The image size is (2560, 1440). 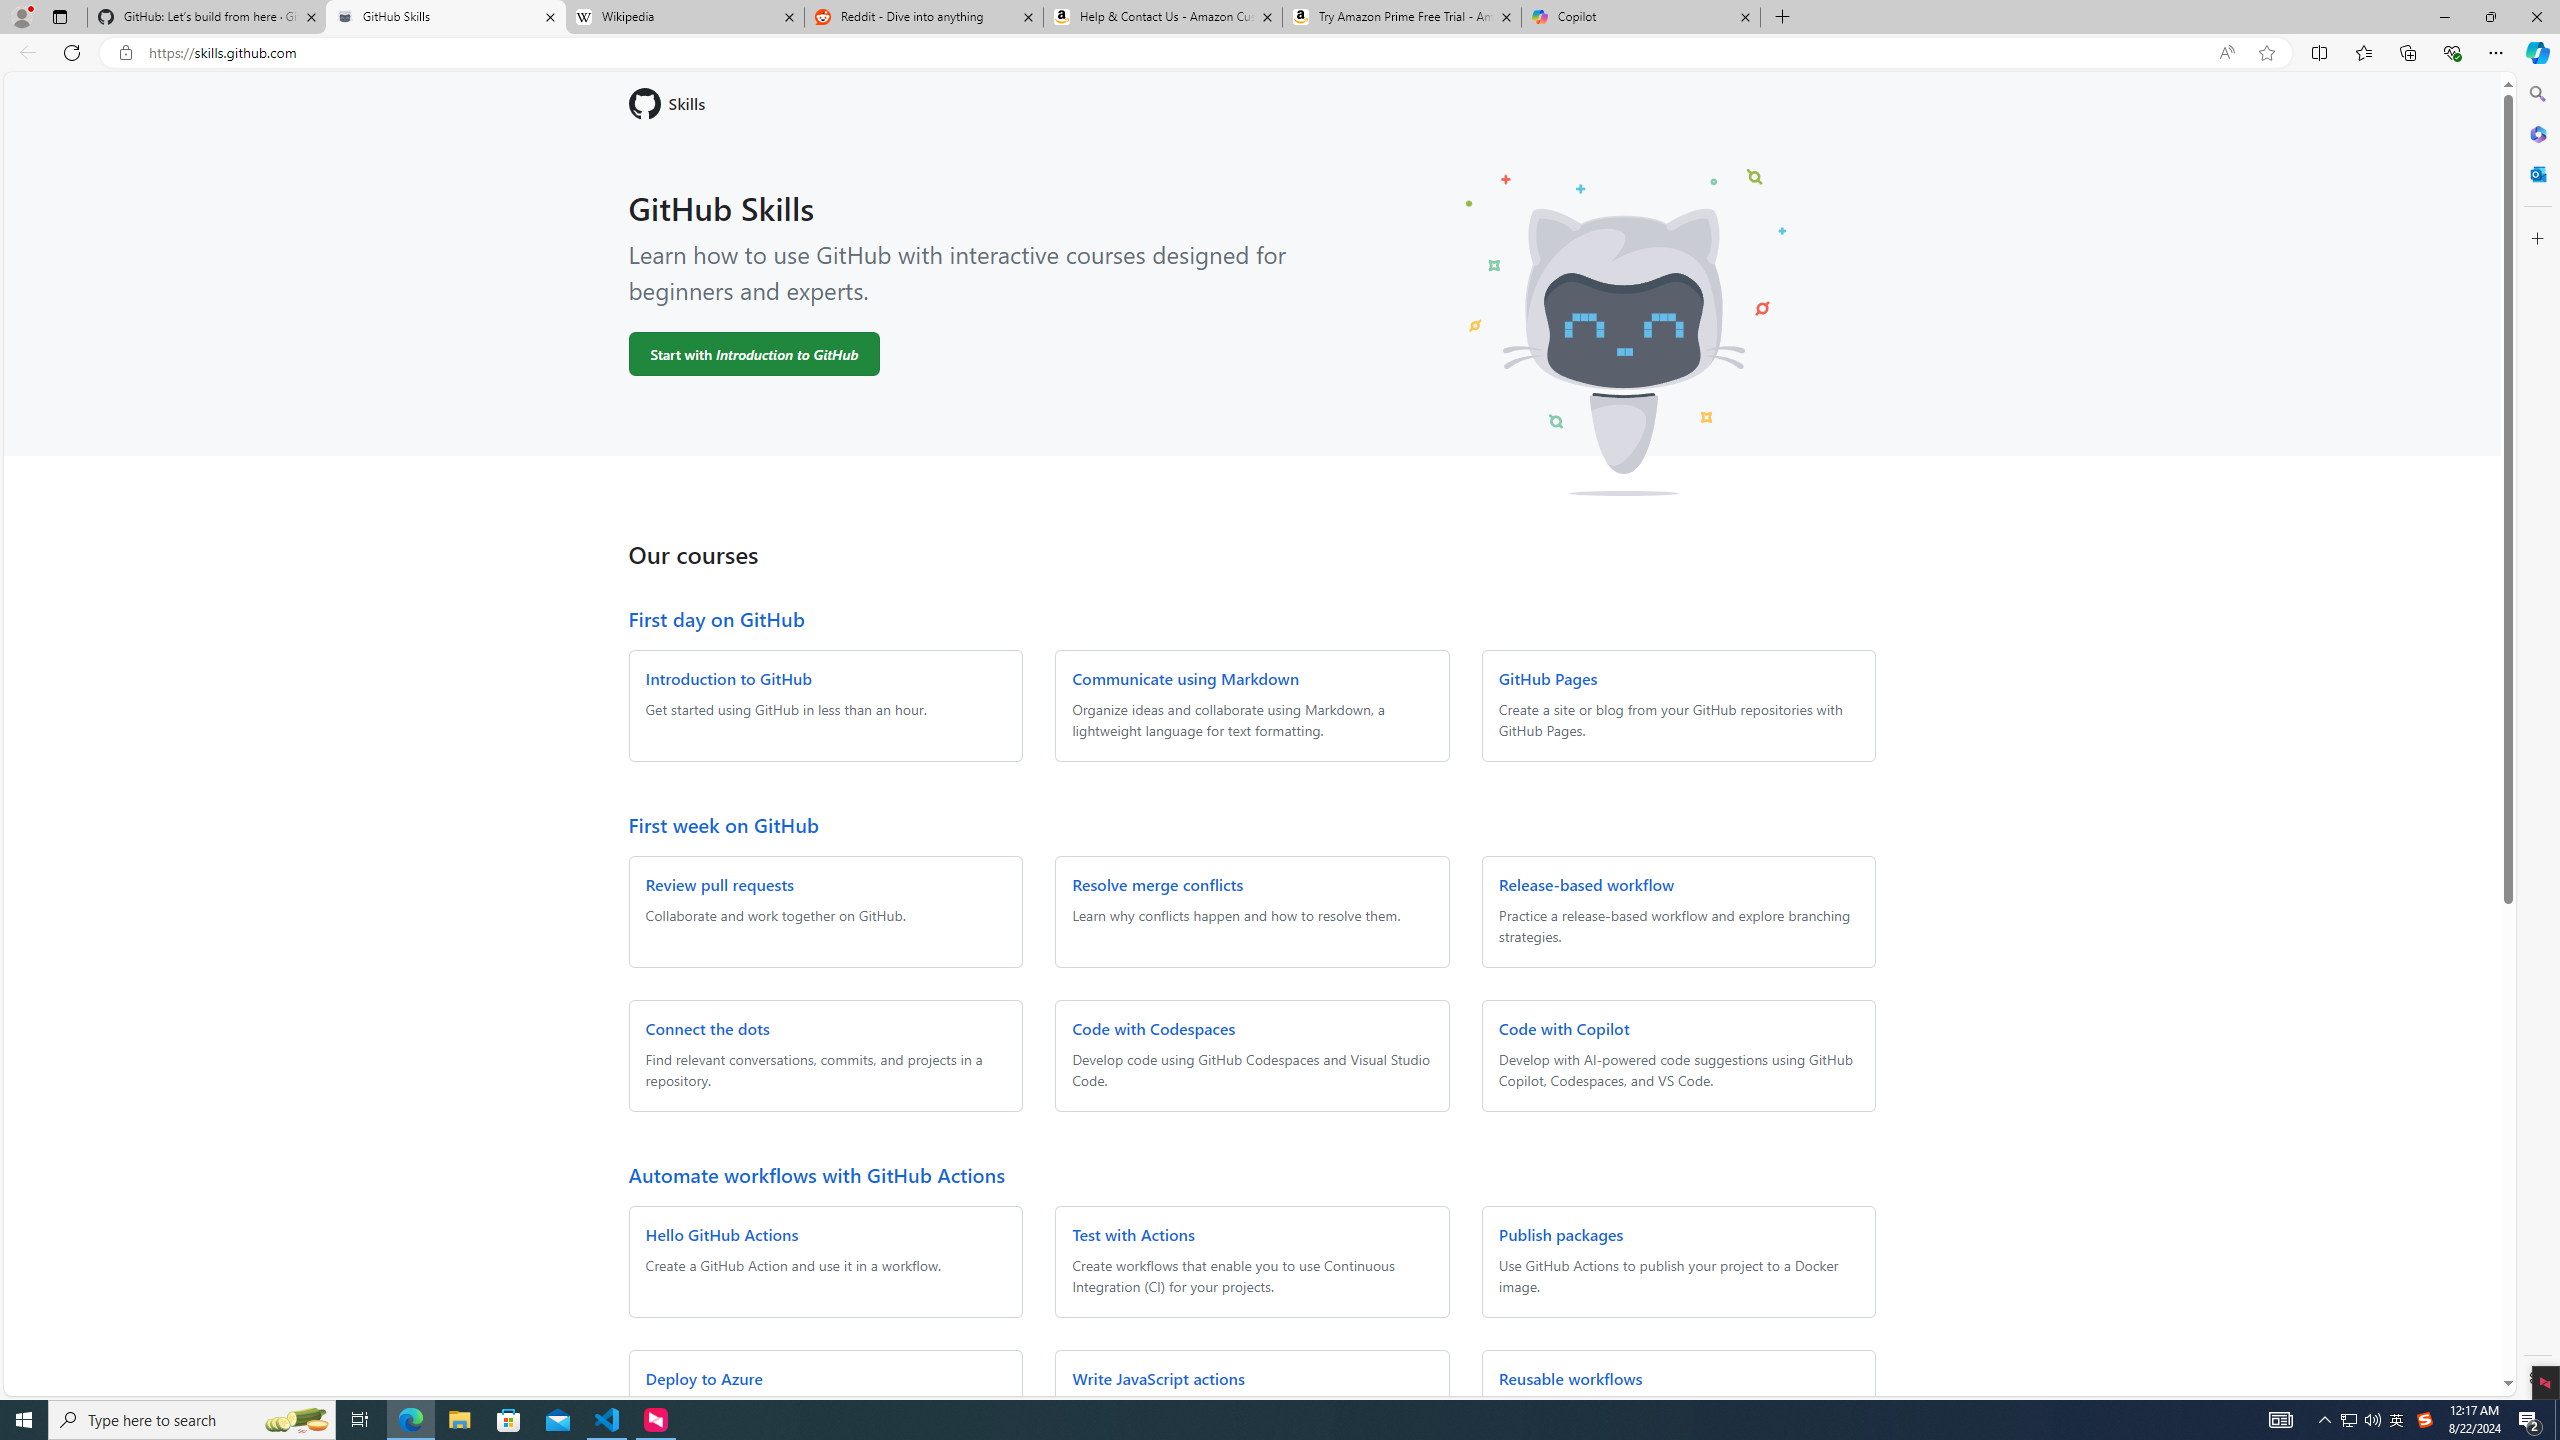 I want to click on 'Code with Copilot', so click(x=1564, y=1027).